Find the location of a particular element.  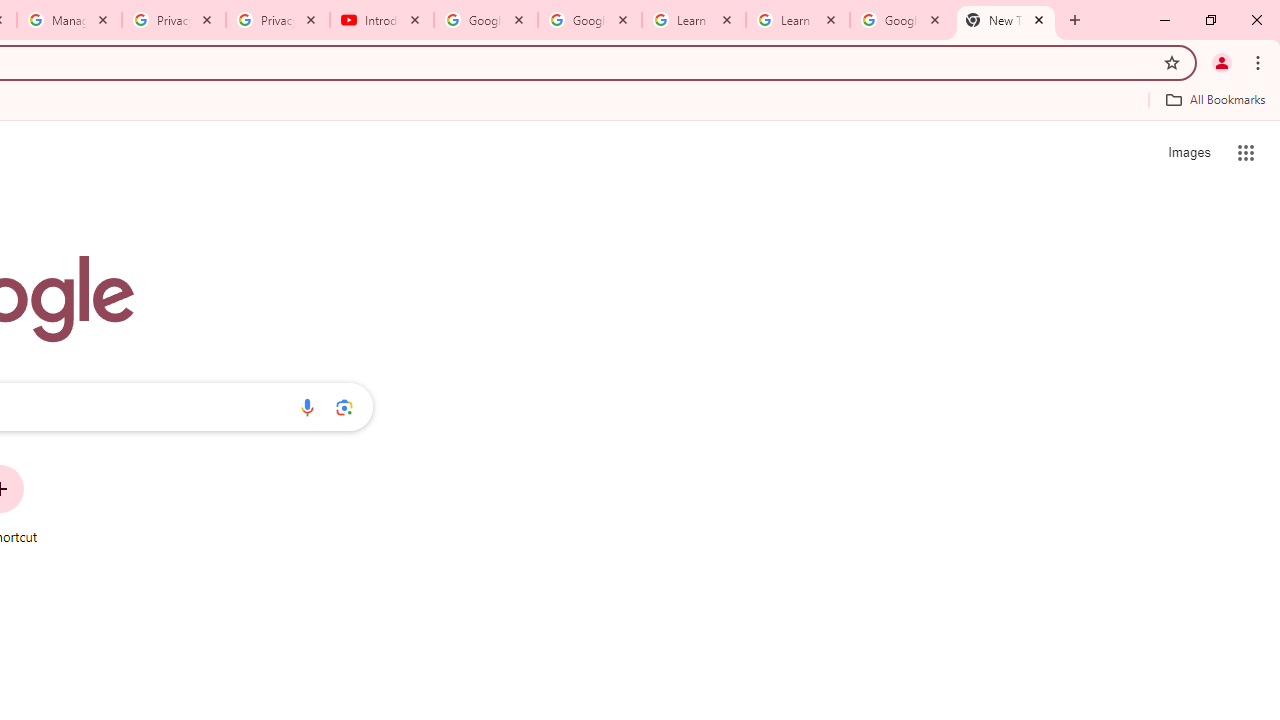

'Search for Images ' is located at coordinates (1189, 152).